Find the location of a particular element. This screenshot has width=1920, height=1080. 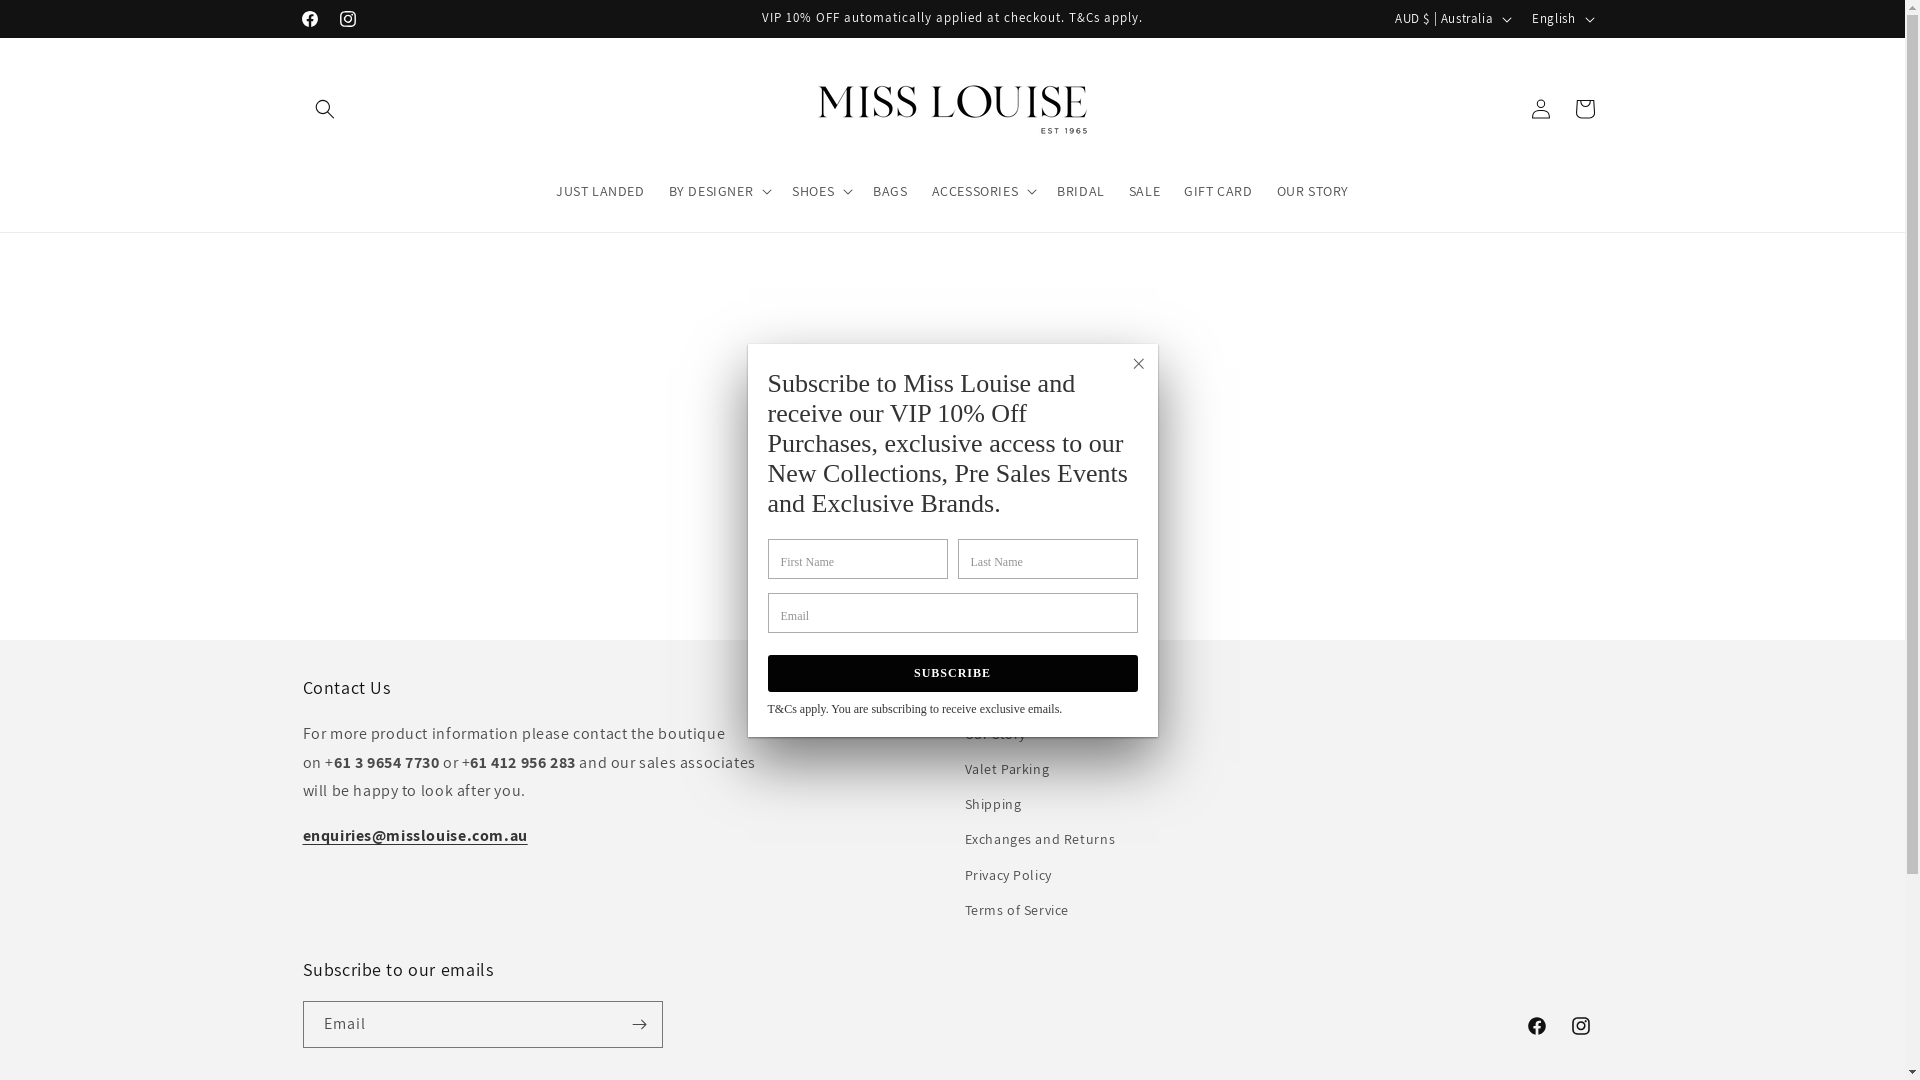

'Shipping' is located at coordinates (992, 803).